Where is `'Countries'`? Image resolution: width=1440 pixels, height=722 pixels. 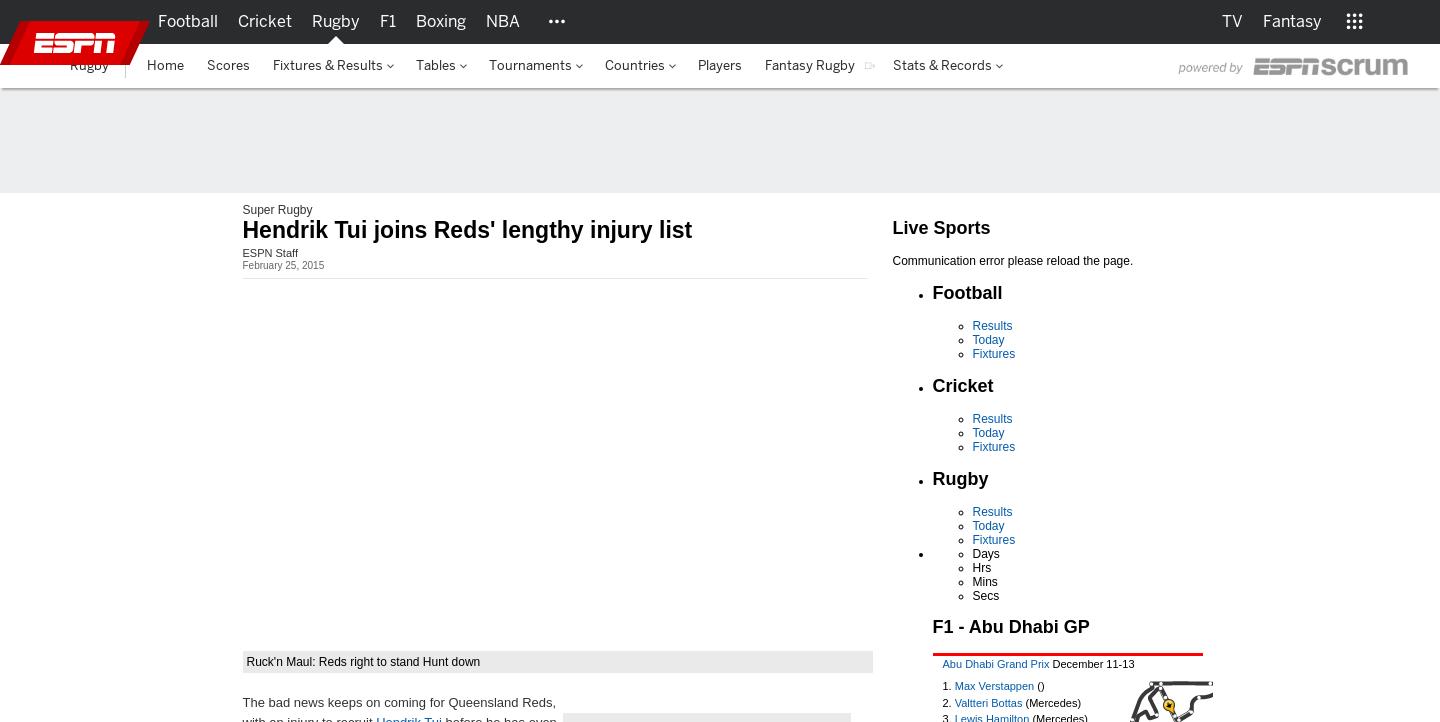 'Countries' is located at coordinates (634, 64).